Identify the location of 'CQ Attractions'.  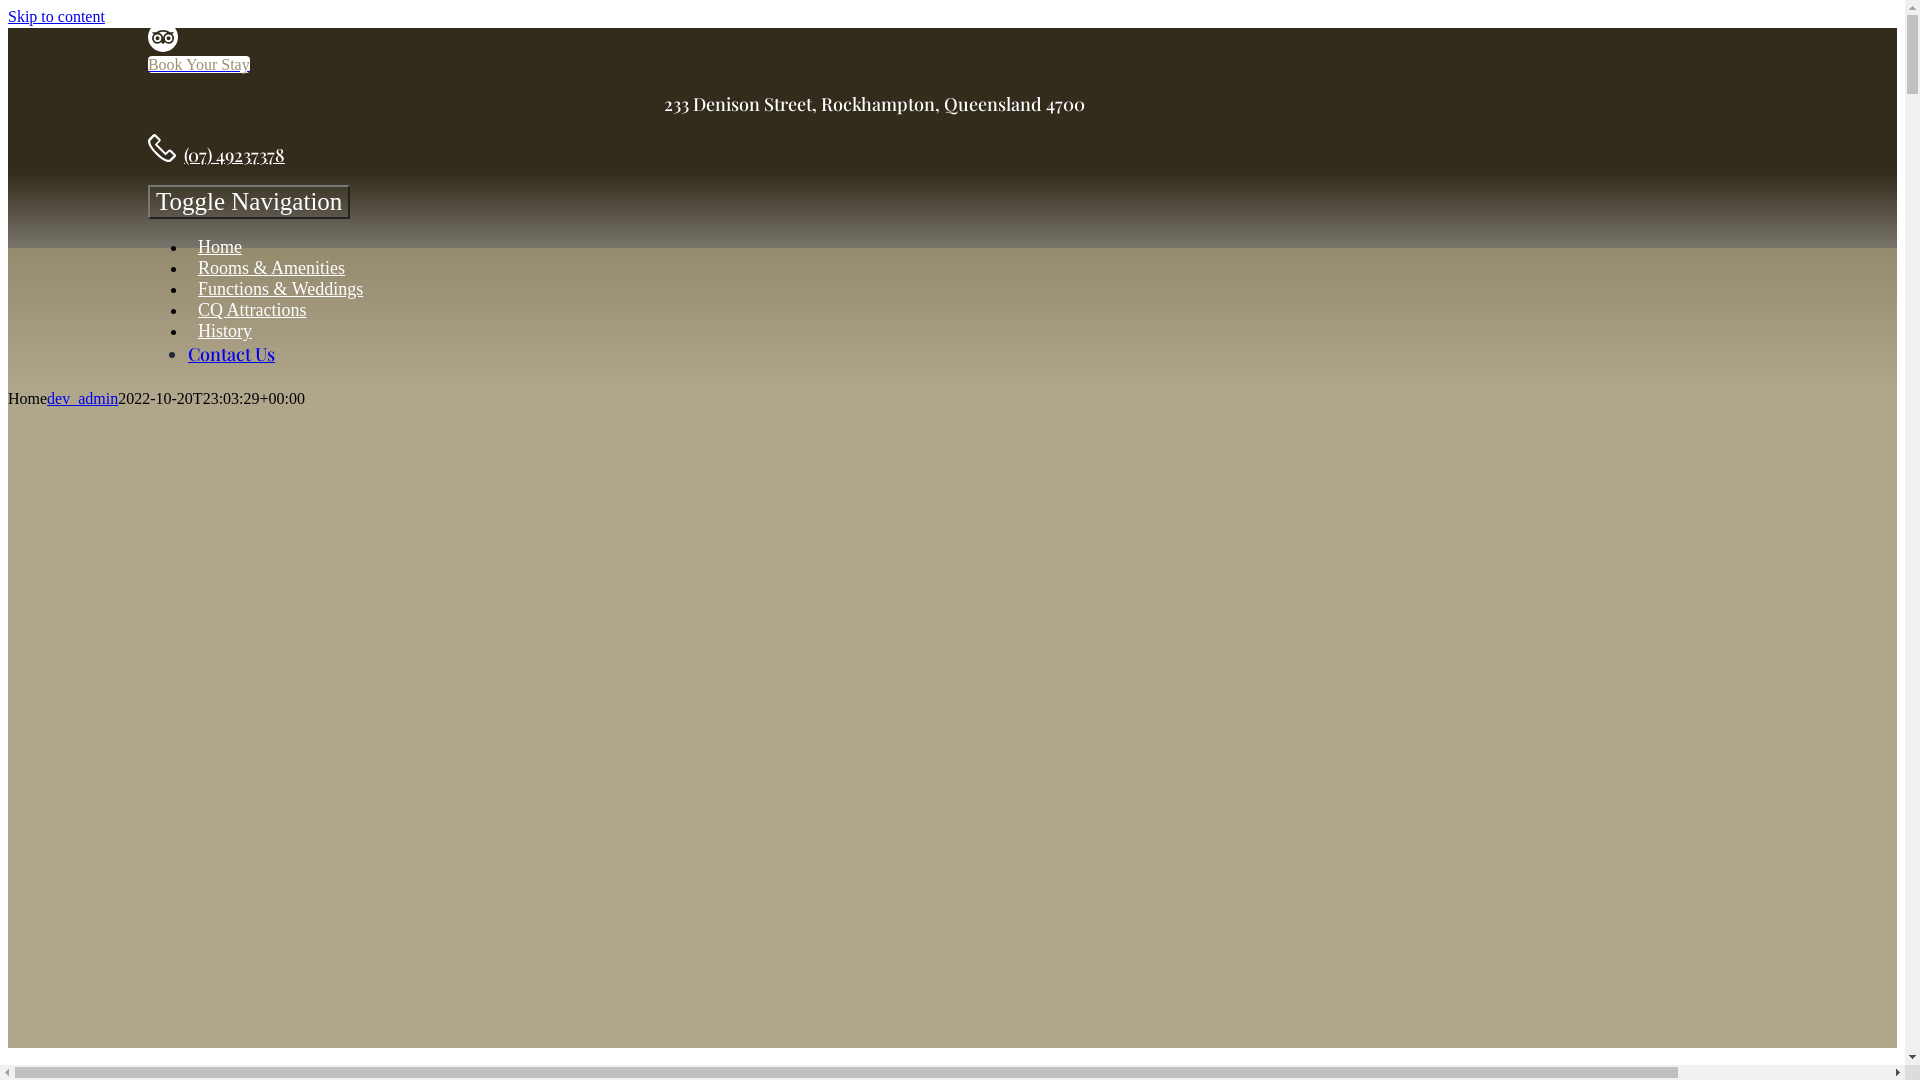
(187, 309).